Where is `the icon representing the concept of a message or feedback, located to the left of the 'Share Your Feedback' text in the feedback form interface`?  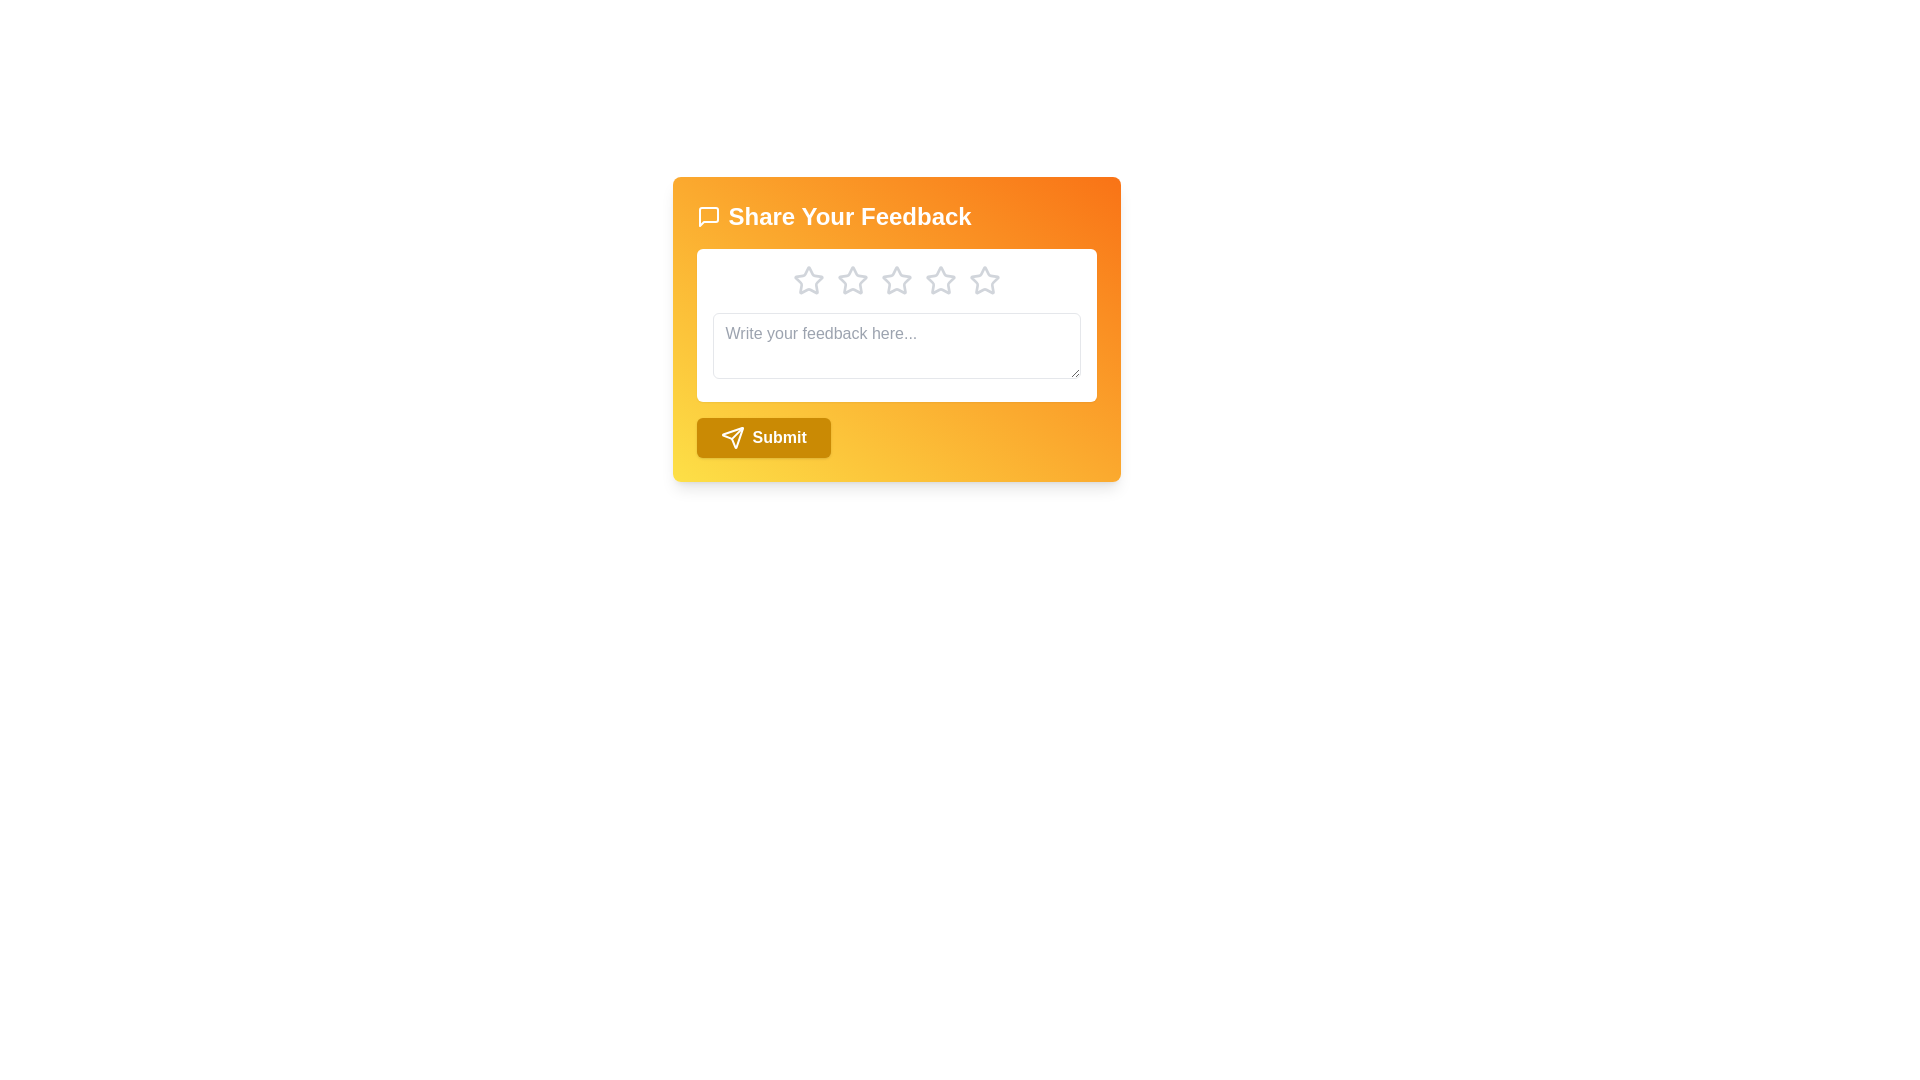 the icon representing the concept of a message or feedback, located to the left of the 'Share Your Feedback' text in the feedback form interface is located at coordinates (708, 216).